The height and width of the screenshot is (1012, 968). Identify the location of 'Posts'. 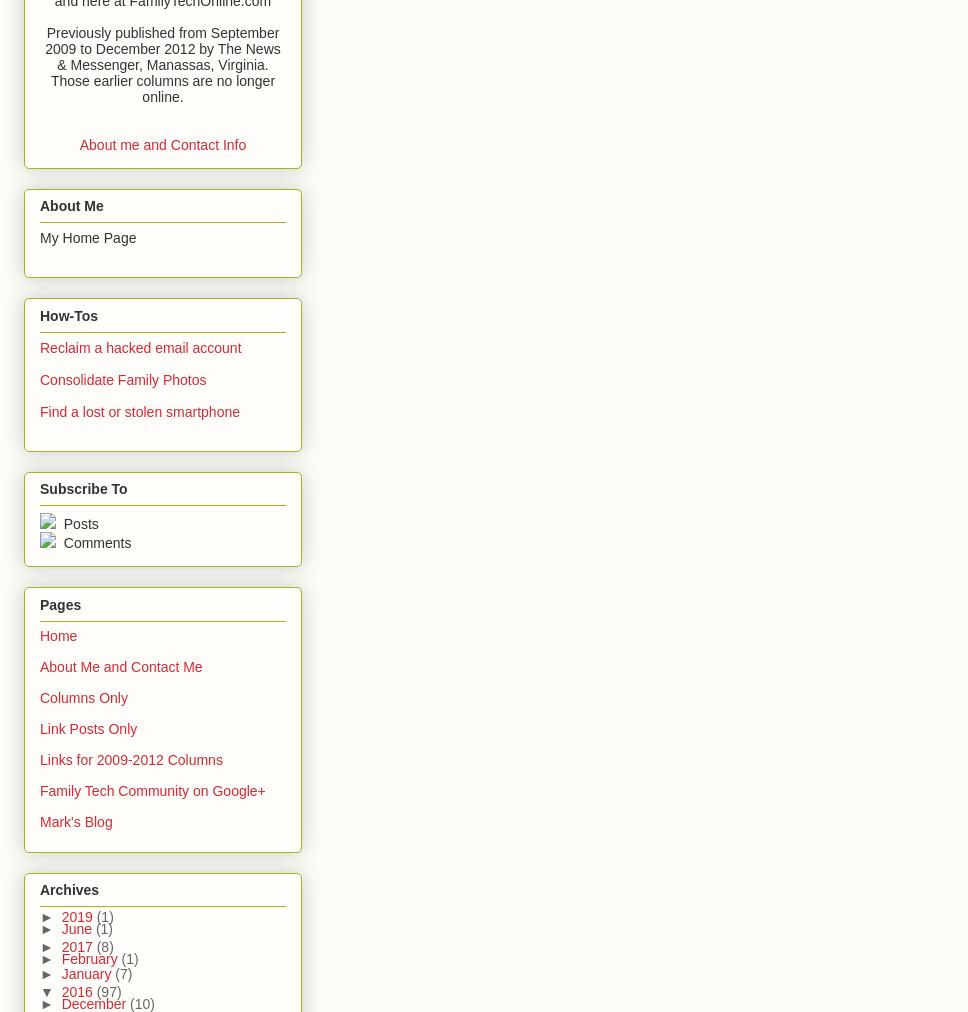
(77, 523).